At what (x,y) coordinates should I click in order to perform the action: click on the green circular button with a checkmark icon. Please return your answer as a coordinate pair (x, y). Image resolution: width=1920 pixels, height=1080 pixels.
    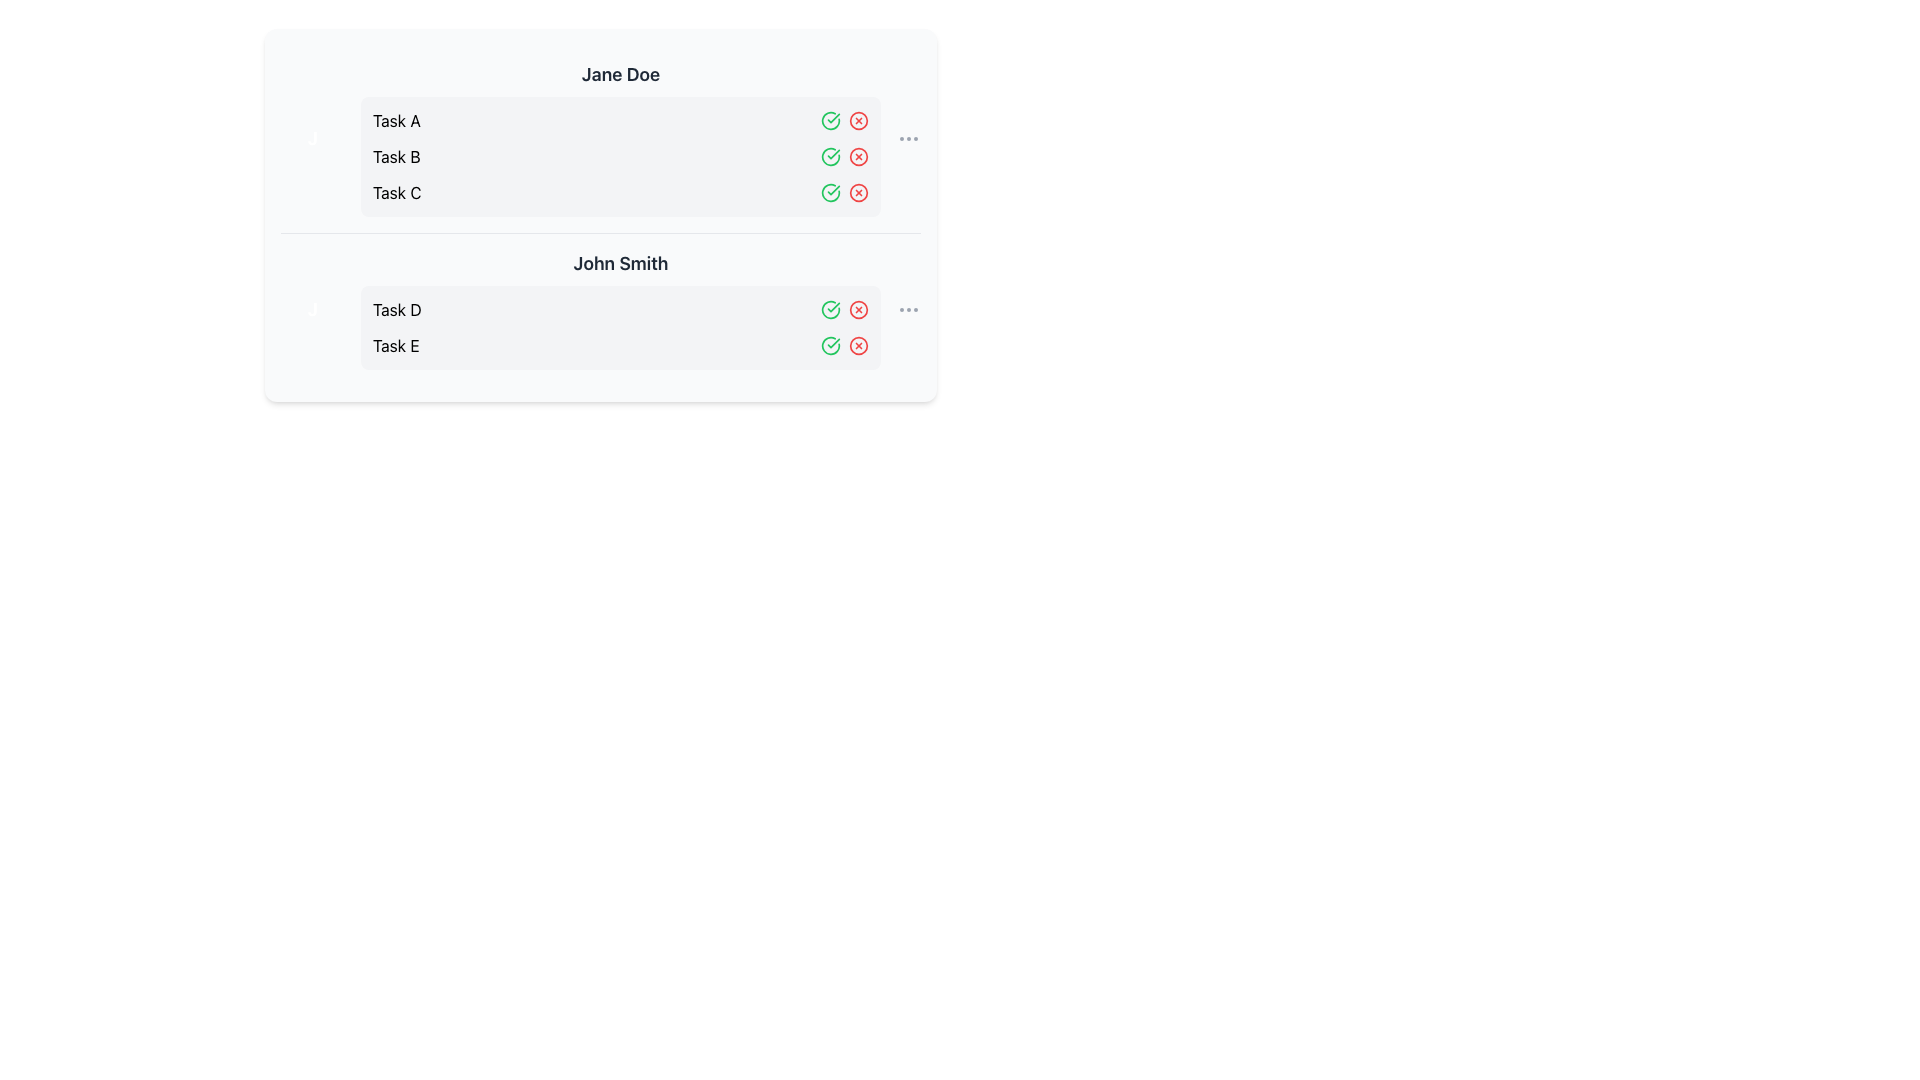
    Looking at the image, I should click on (830, 345).